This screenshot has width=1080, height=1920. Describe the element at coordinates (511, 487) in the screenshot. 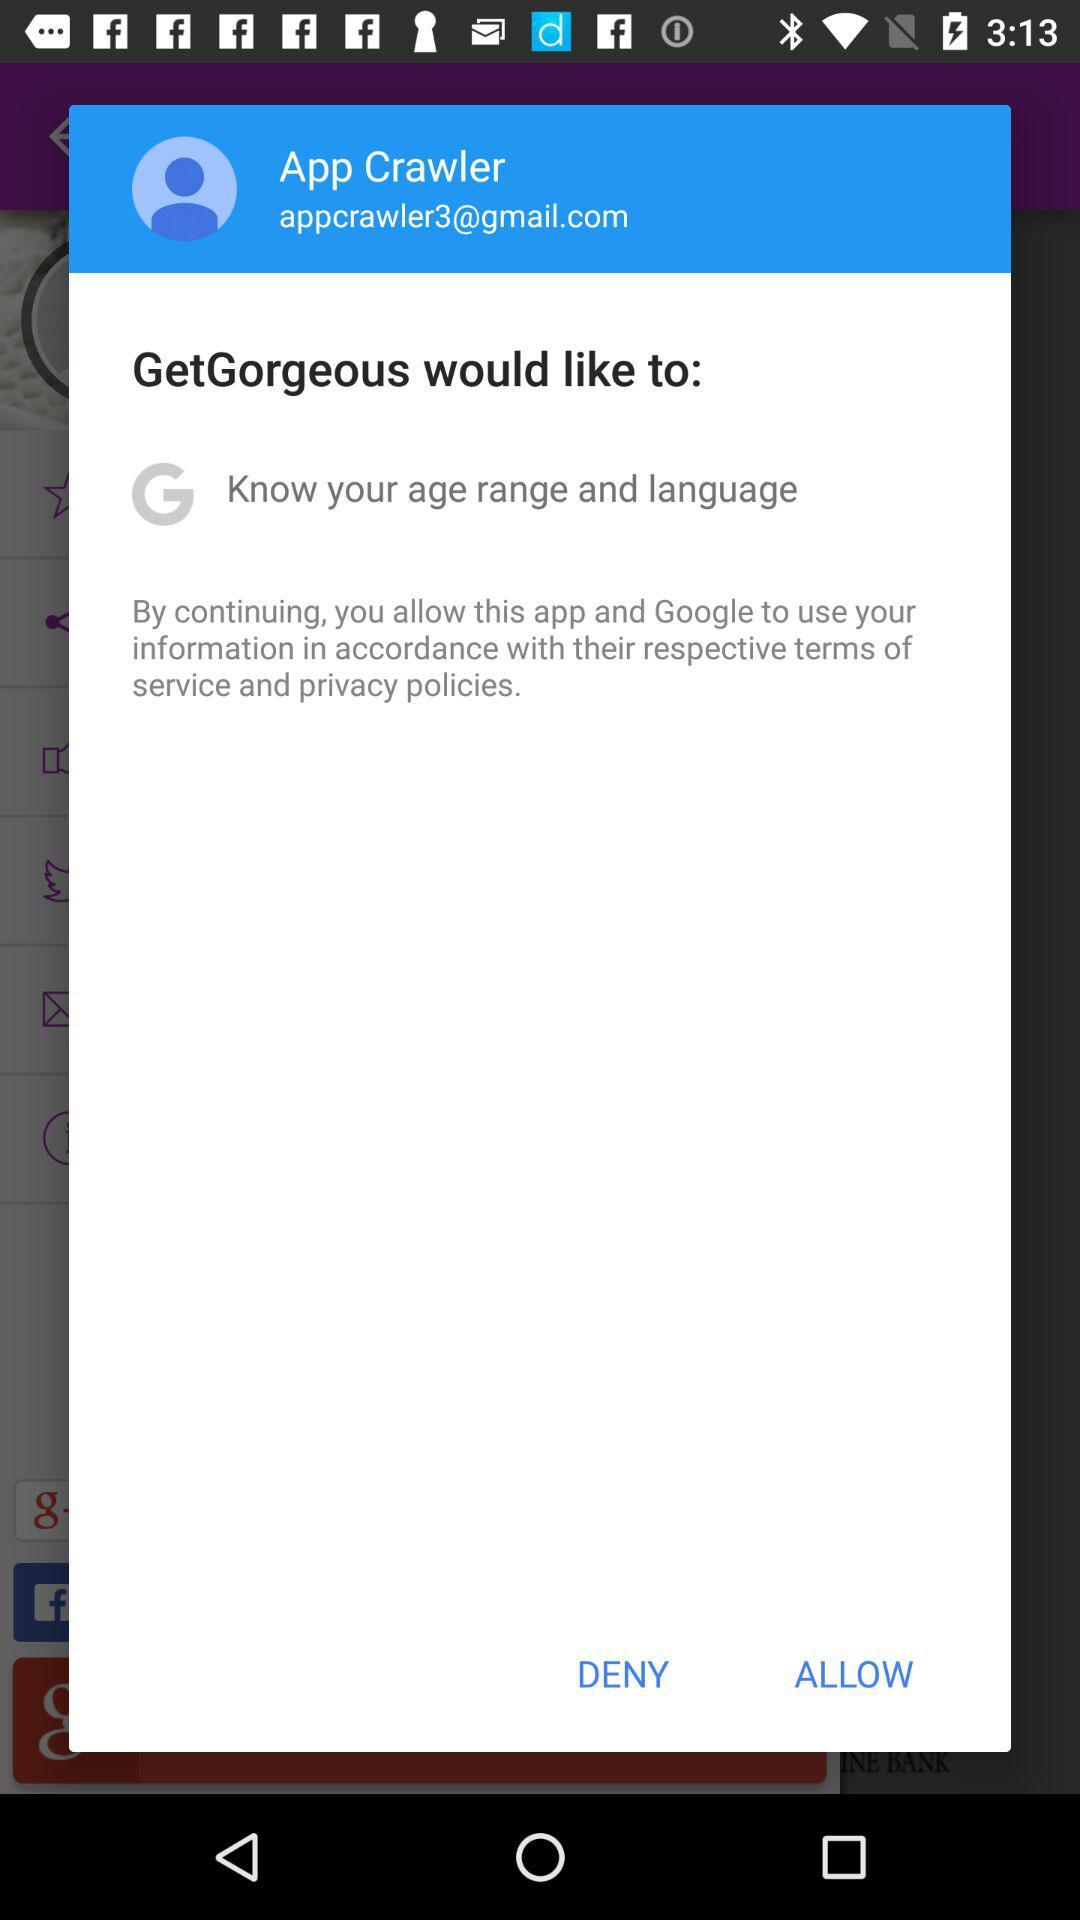

I see `the item above by continuing you app` at that location.